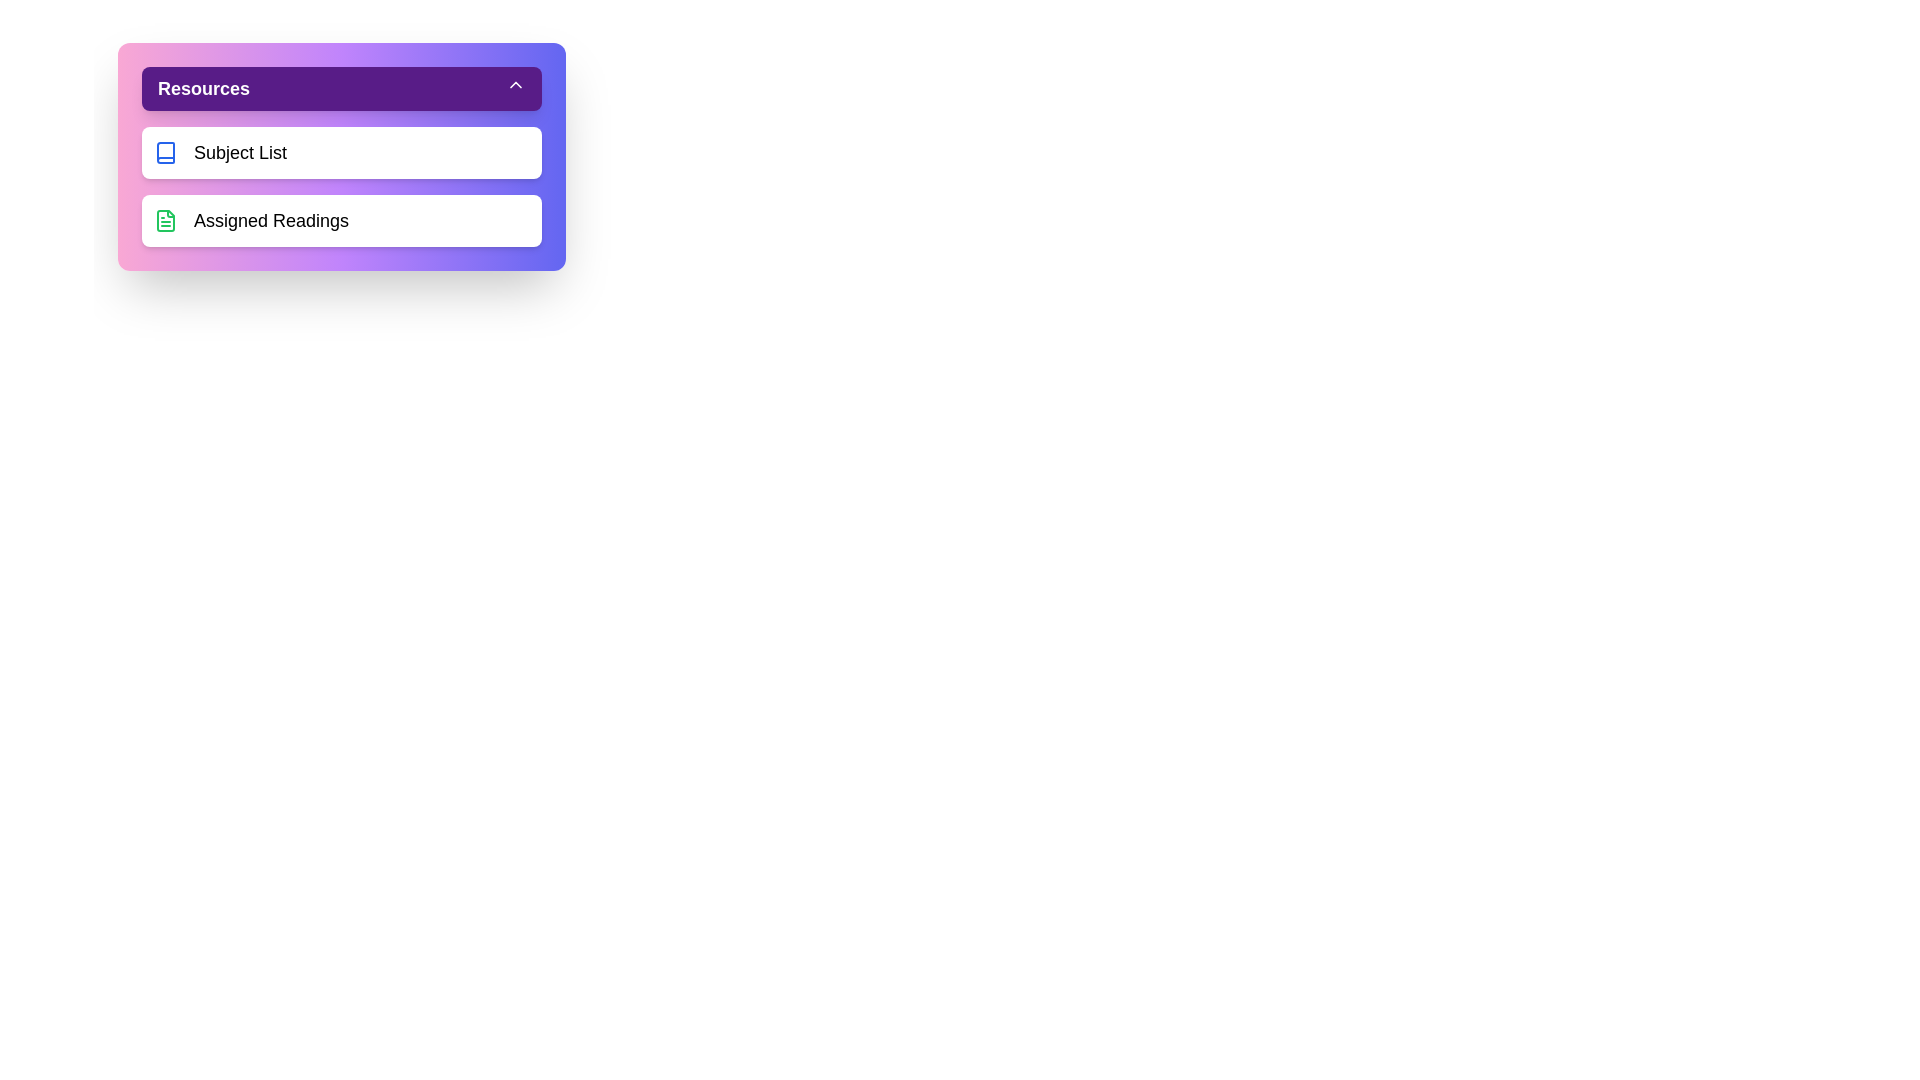 This screenshot has width=1920, height=1080. What do you see at coordinates (341, 220) in the screenshot?
I see `the 'Assigned Readings' list item located at the bottom of the 'Resources' dropdown` at bounding box center [341, 220].